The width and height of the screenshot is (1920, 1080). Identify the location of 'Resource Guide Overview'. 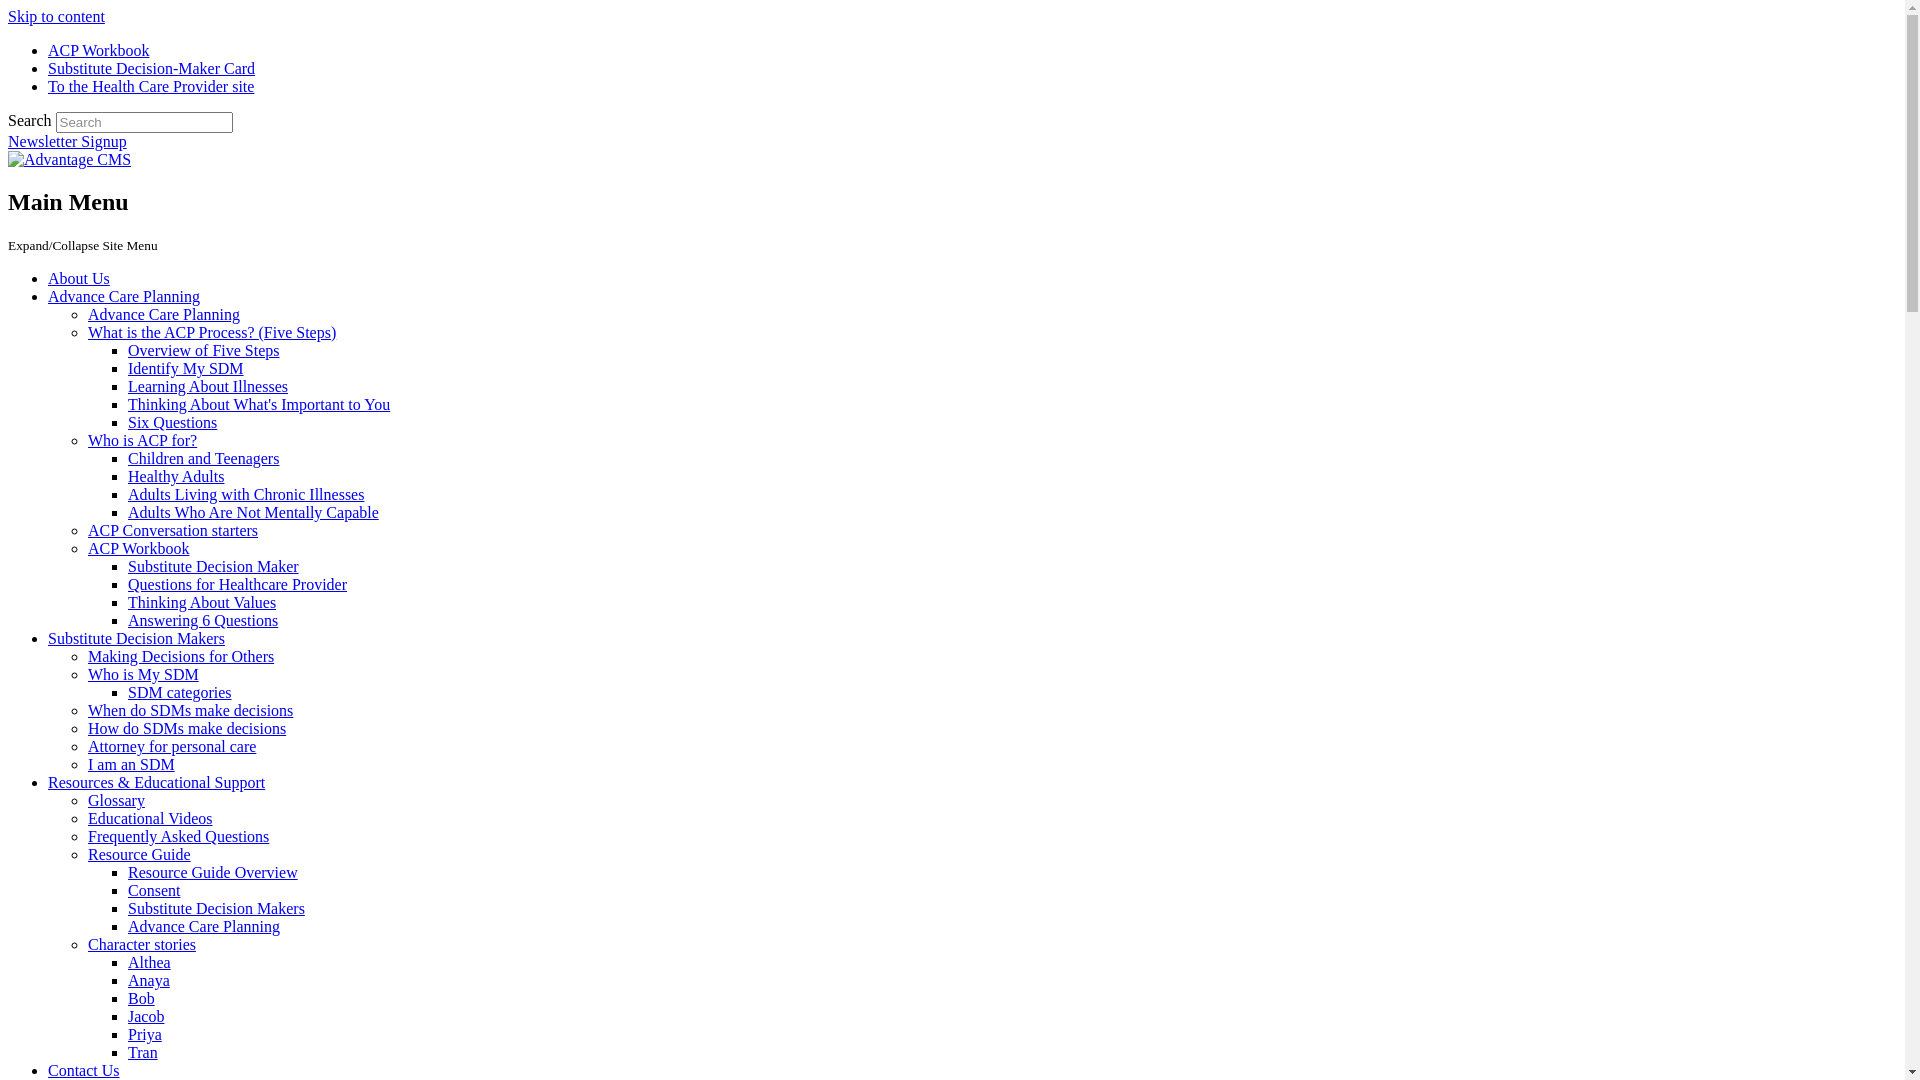
(127, 871).